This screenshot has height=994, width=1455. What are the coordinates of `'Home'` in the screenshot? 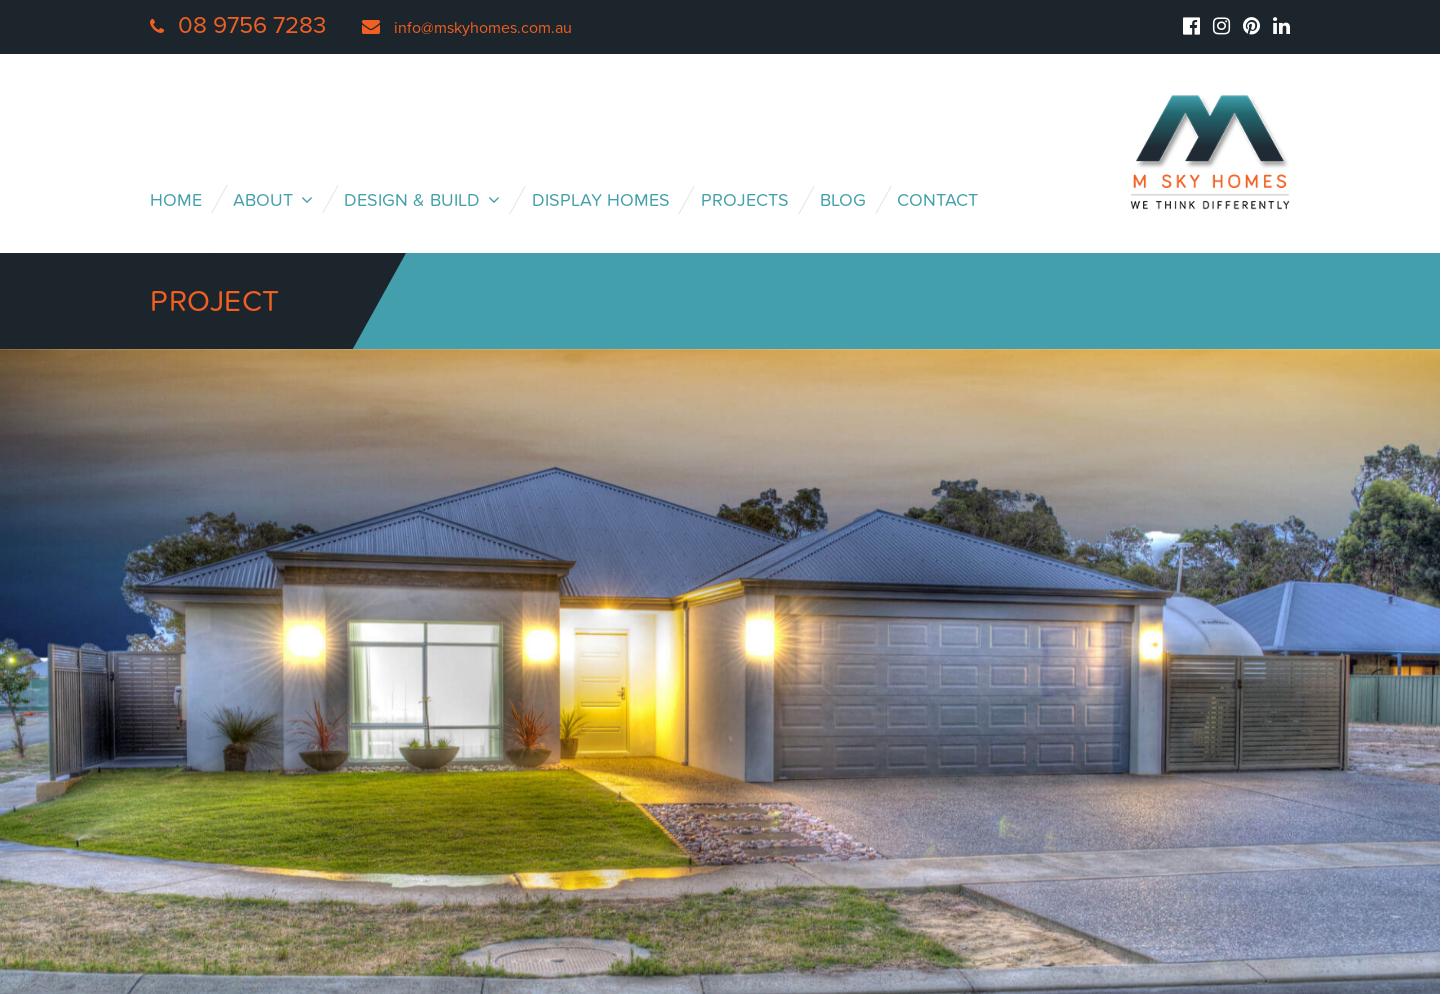 It's located at (176, 199).